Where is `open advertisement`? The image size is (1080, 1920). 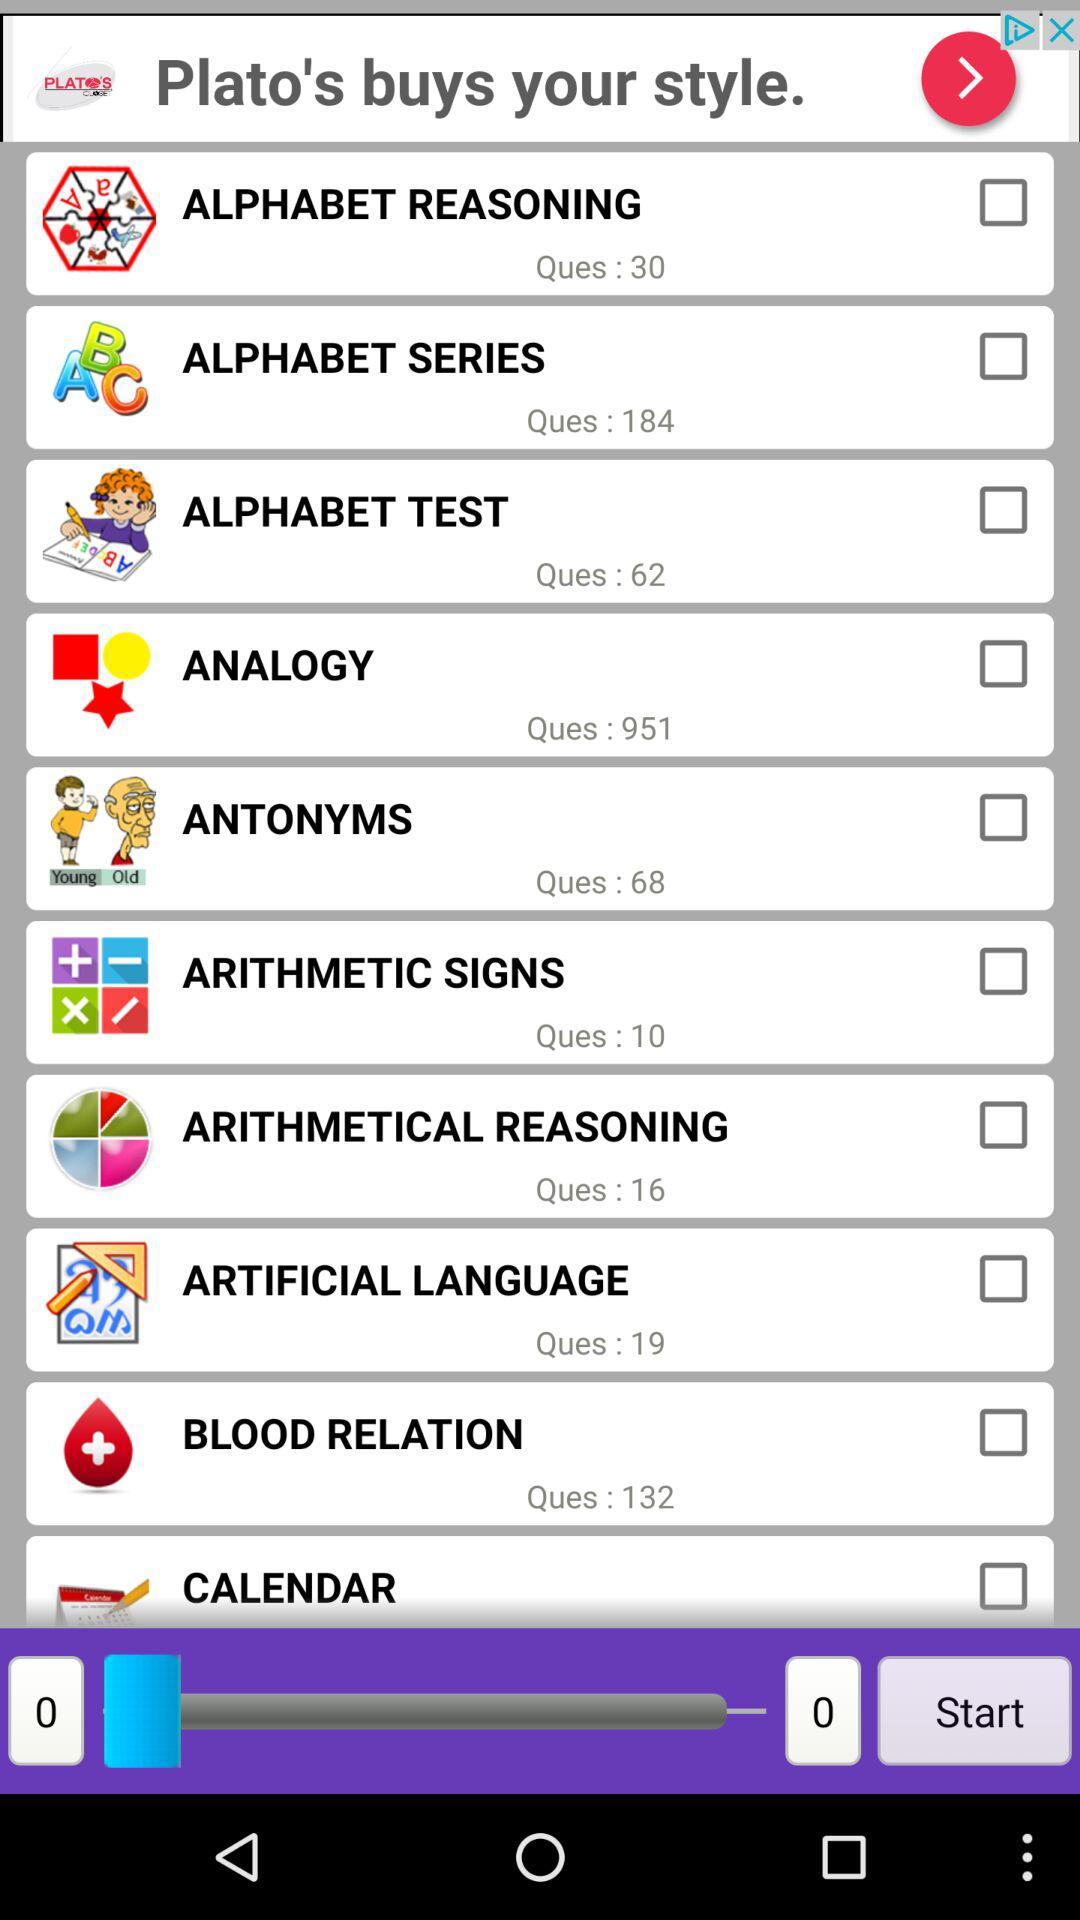 open advertisement is located at coordinates (540, 76).